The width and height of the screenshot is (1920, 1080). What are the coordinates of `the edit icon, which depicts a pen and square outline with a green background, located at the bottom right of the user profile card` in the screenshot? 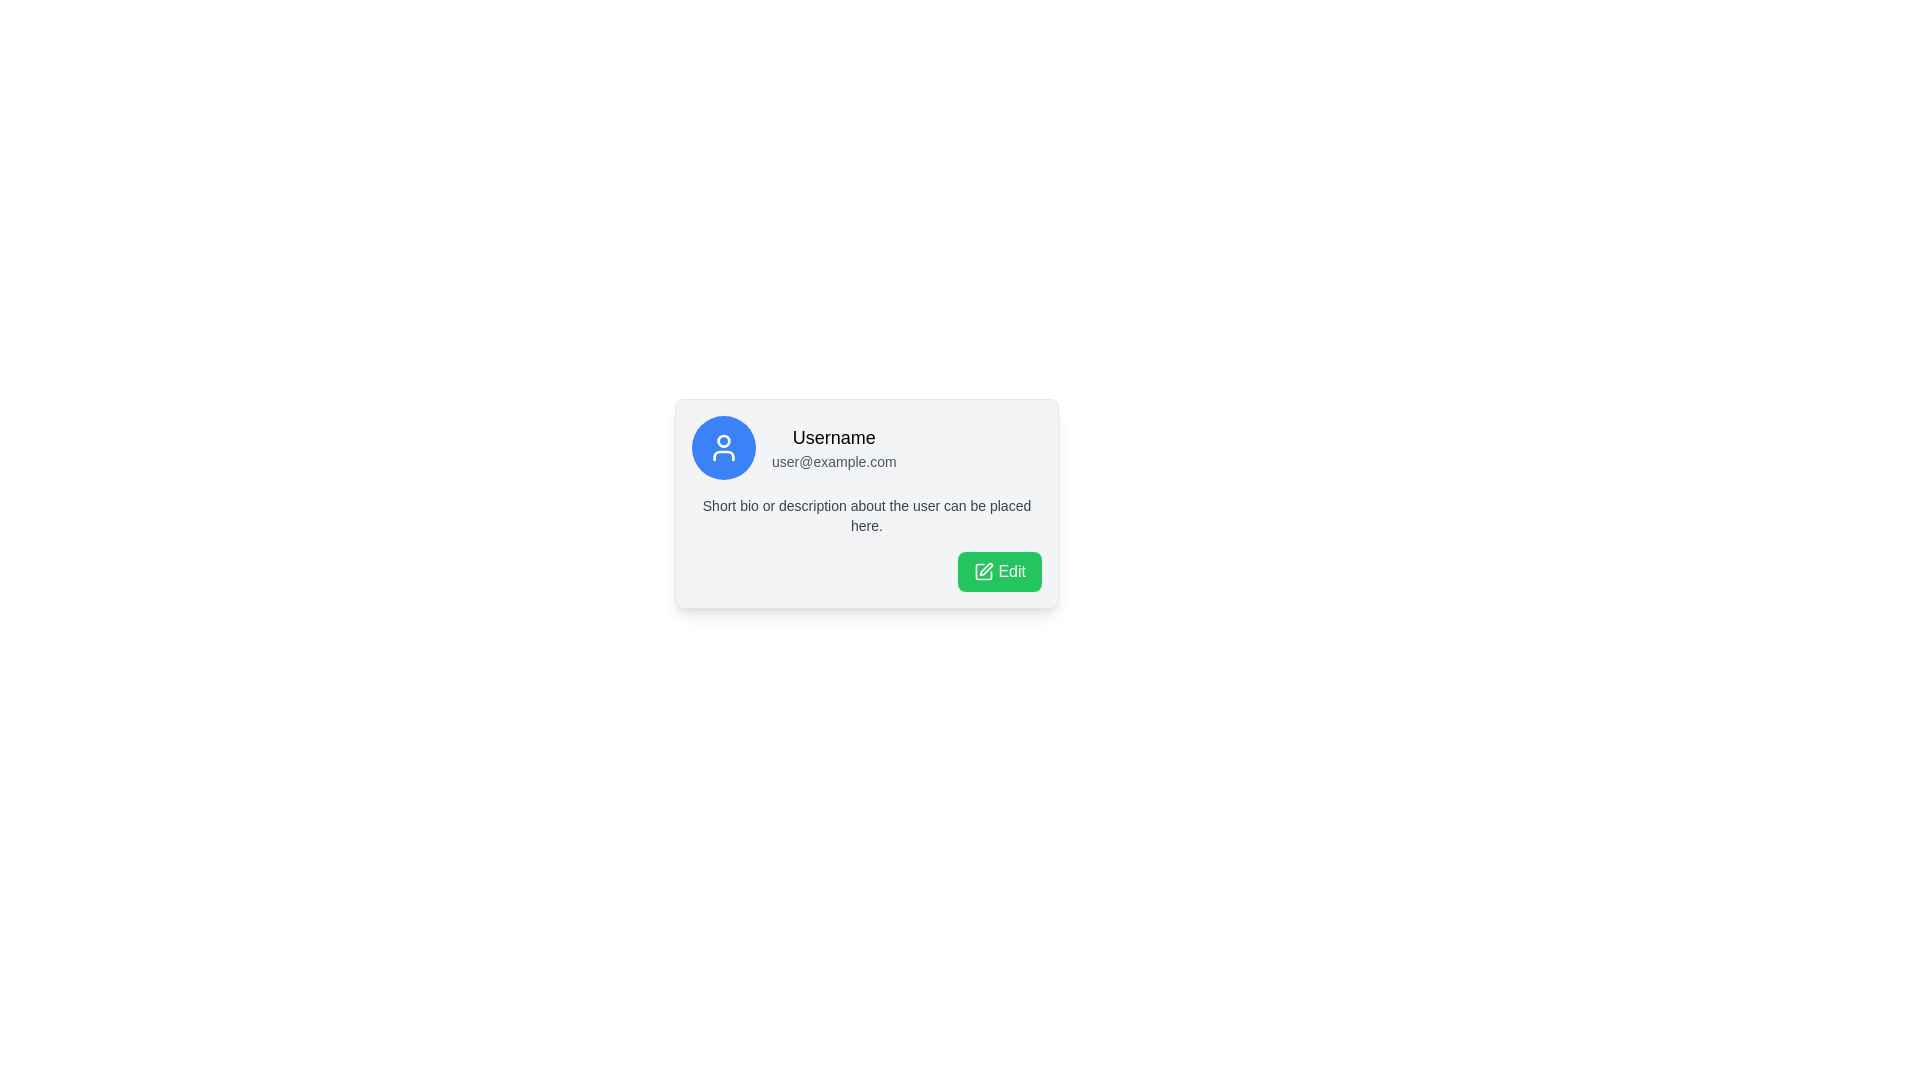 It's located at (984, 571).